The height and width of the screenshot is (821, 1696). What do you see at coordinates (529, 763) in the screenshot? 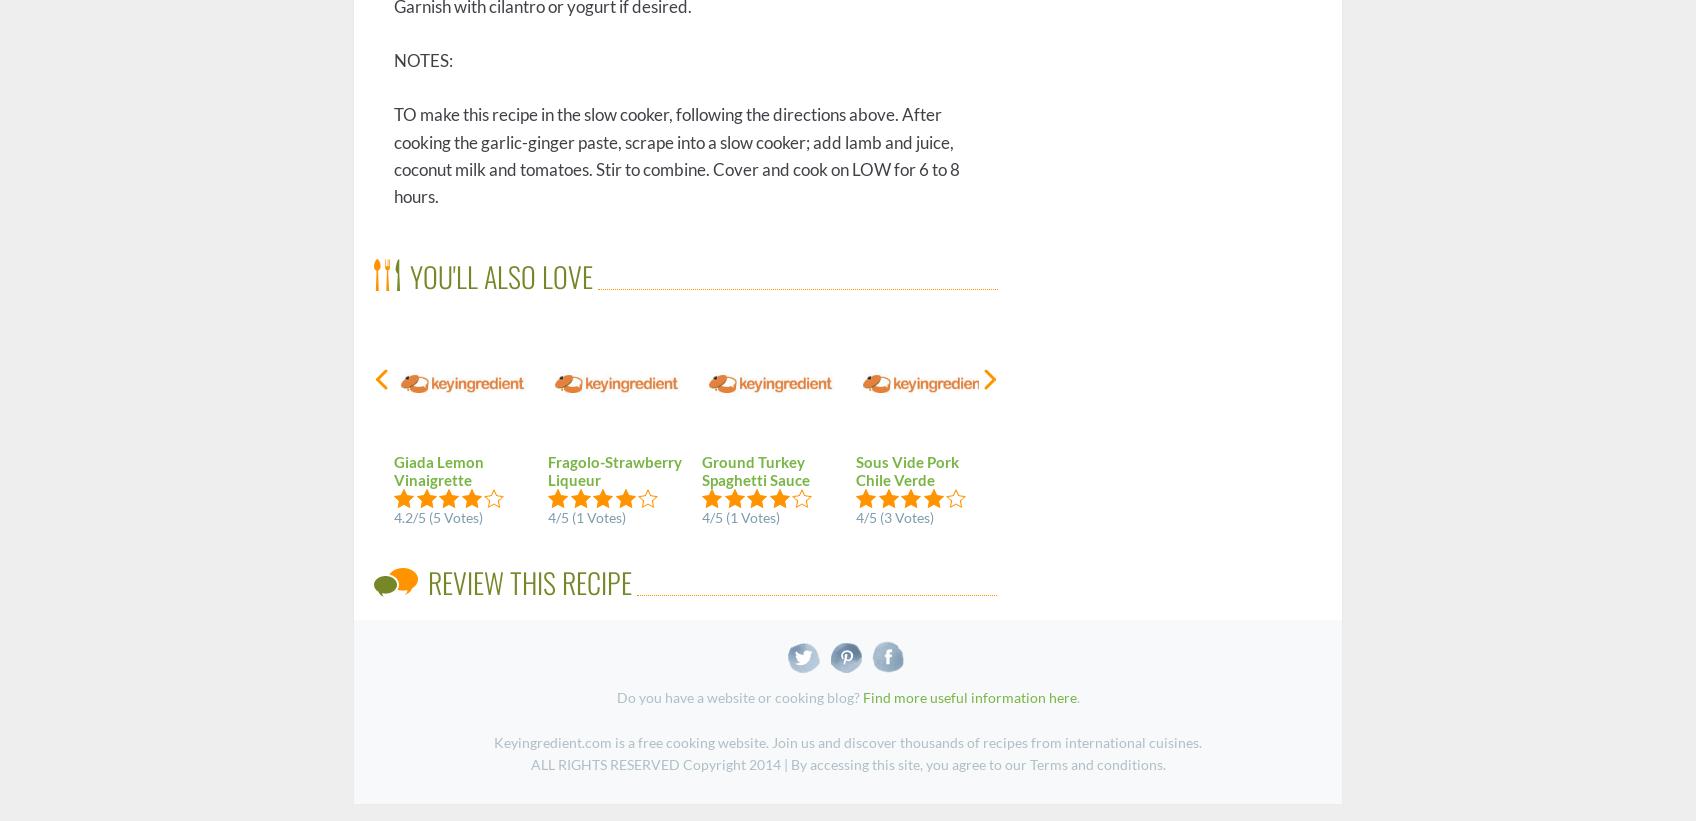
I see `'ALL RIGHTS RESERVED Copyright 2014 | By accessing this site, you agree to our Terms and conditions.'` at bounding box center [529, 763].